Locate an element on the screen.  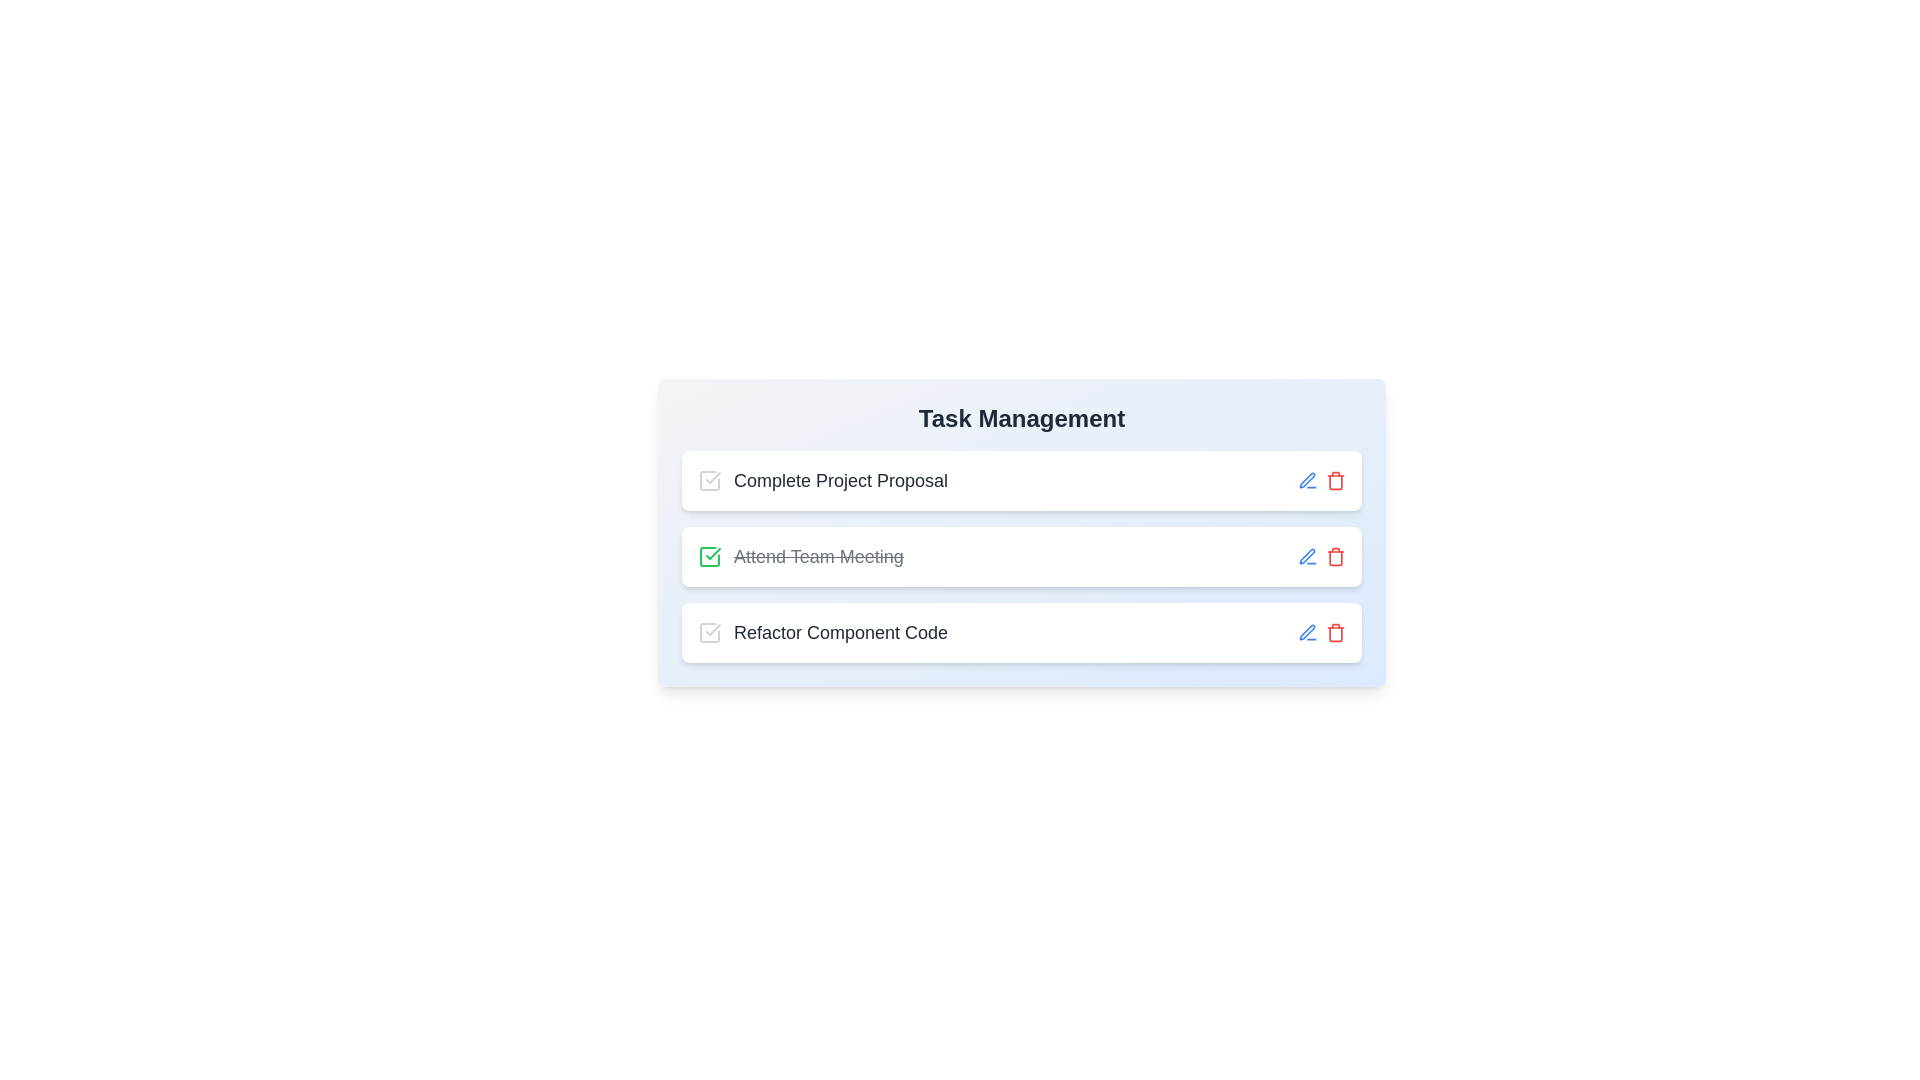
the icon button to edit the associated task, which is positioned to the right of the 'Complete Project Proposal' text and is the first in a horizontal arrangement of two icons is located at coordinates (1308, 632).